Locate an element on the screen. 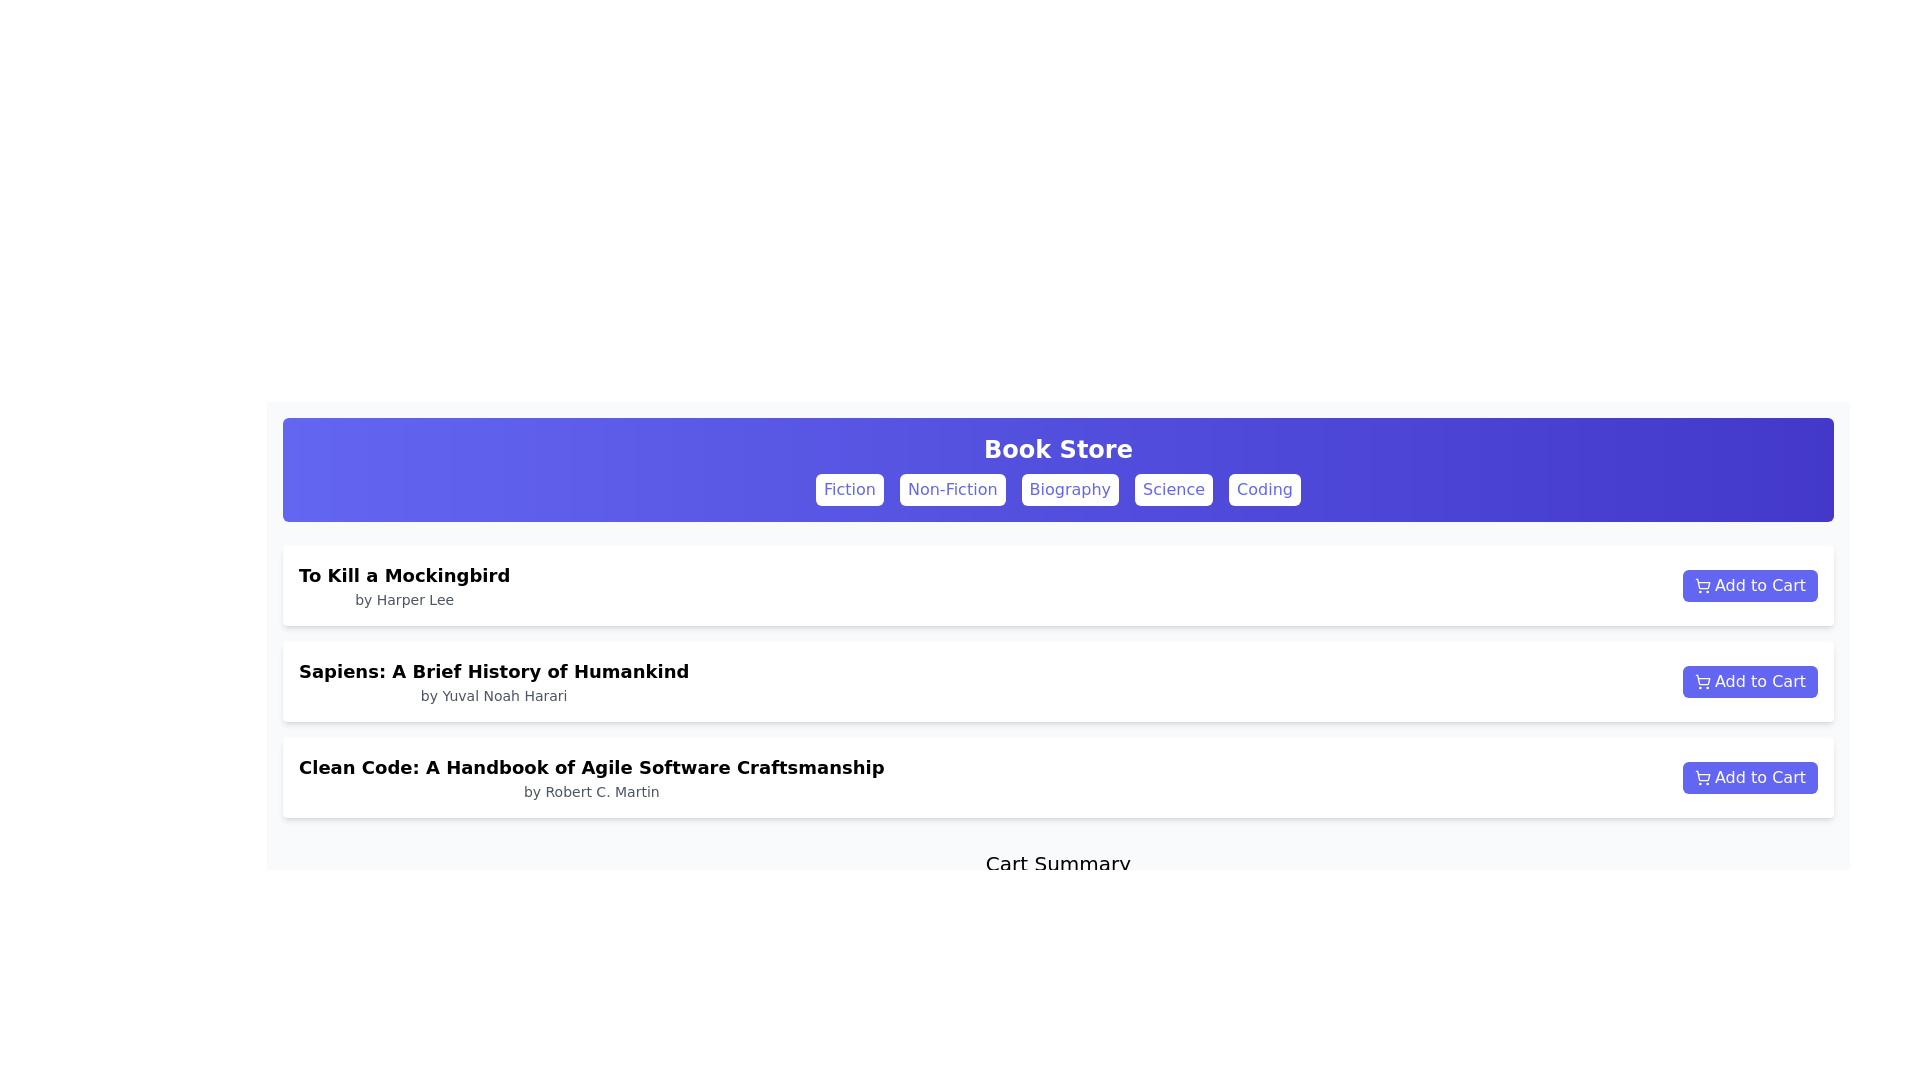 Image resolution: width=1920 pixels, height=1080 pixels. the small shopping cart icon located within the 'Add to Cart' button at the far right of the third row in the list is located at coordinates (1702, 777).